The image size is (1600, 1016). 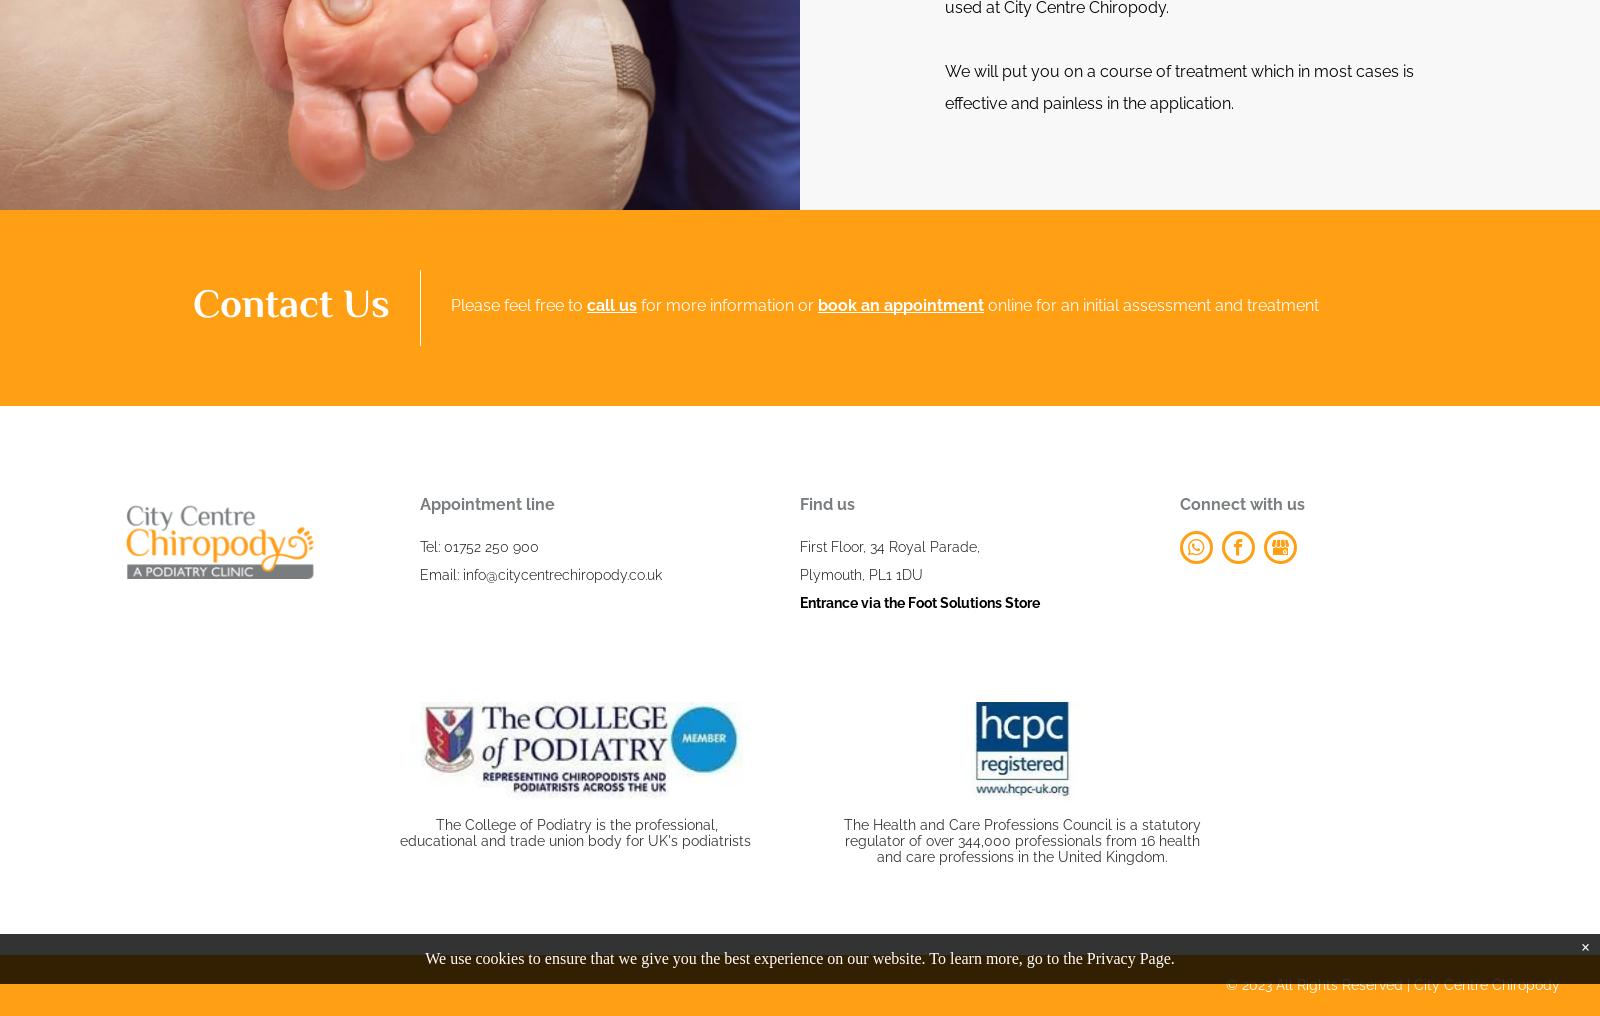 I want to click on 'online', so click(x=1010, y=303).